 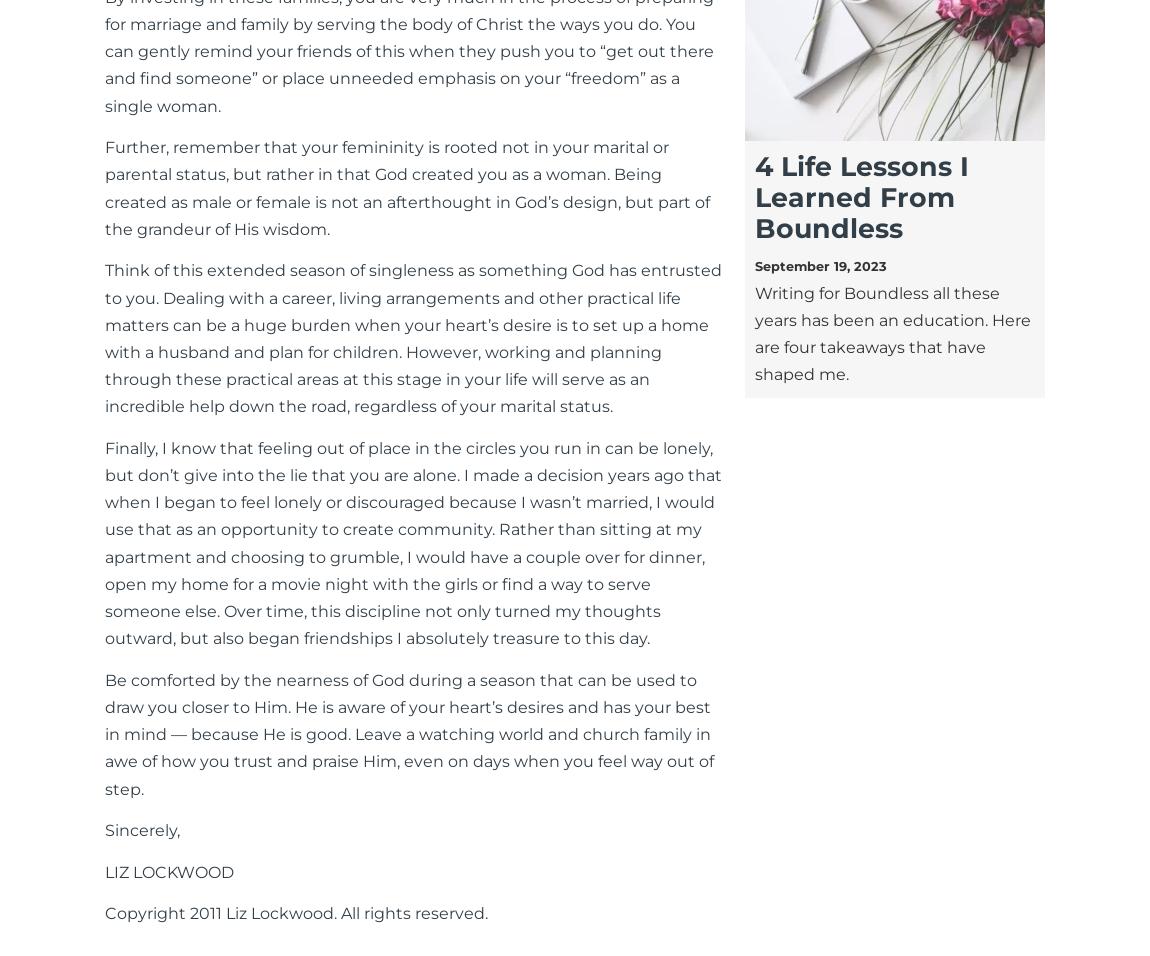 What do you see at coordinates (168, 871) in the screenshot?
I see `'LIZ LOCKWOOD'` at bounding box center [168, 871].